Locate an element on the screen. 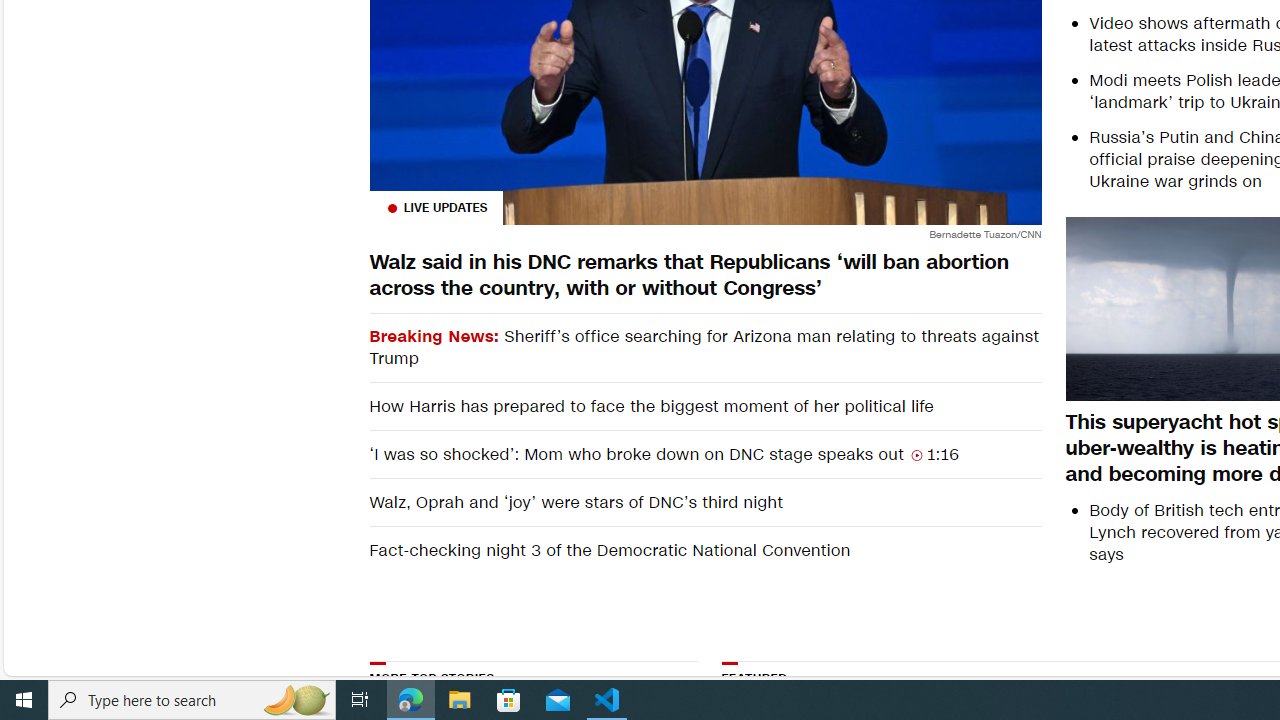 The width and height of the screenshot is (1280, 720). 'Class: container__video-duration-icon' is located at coordinates (916, 455).